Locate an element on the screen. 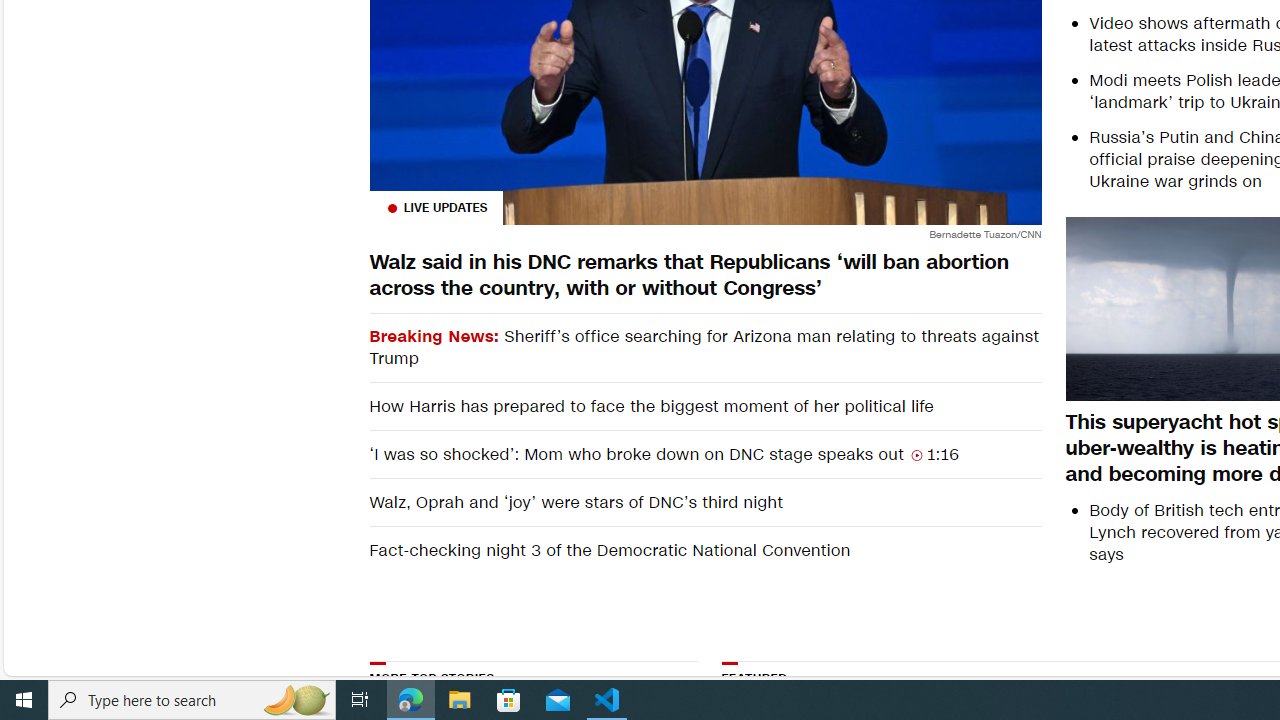 The width and height of the screenshot is (1280, 720). 'Class: container__video-duration-icon' is located at coordinates (916, 455).